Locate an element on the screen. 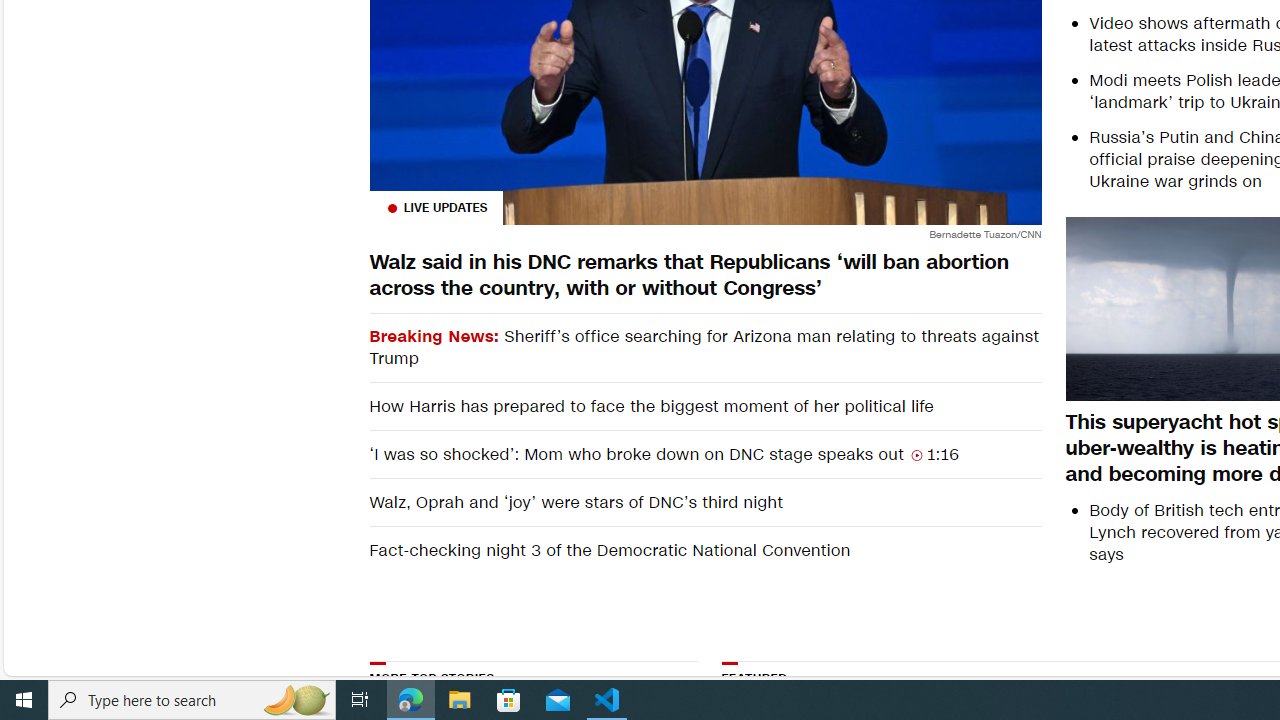 The width and height of the screenshot is (1280, 720). 'Class: container__video-duration-icon' is located at coordinates (916, 455).